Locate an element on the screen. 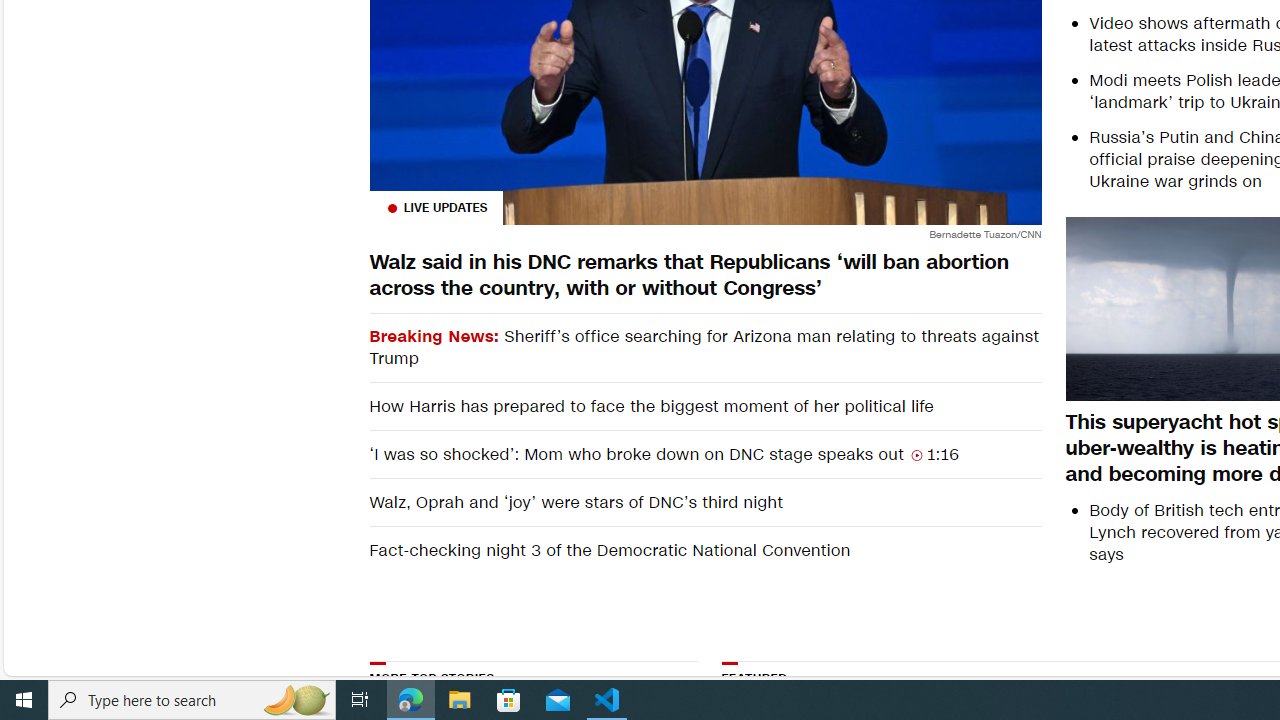 The width and height of the screenshot is (1280, 720). 'Class: container__video-duration-icon' is located at coordinates (916, 455).